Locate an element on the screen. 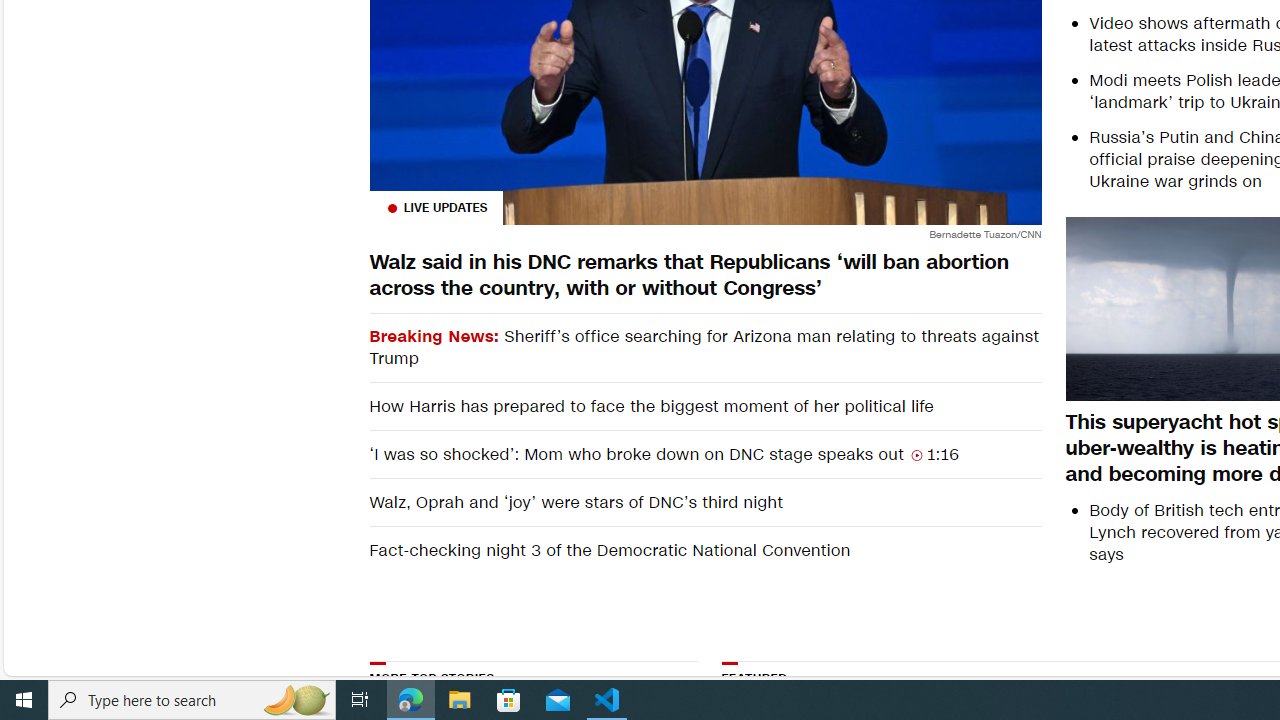 The width and height of the screenshot is (1280, 720). 'Class: container__video-duration-icon' is located at coordinates (916, 455).